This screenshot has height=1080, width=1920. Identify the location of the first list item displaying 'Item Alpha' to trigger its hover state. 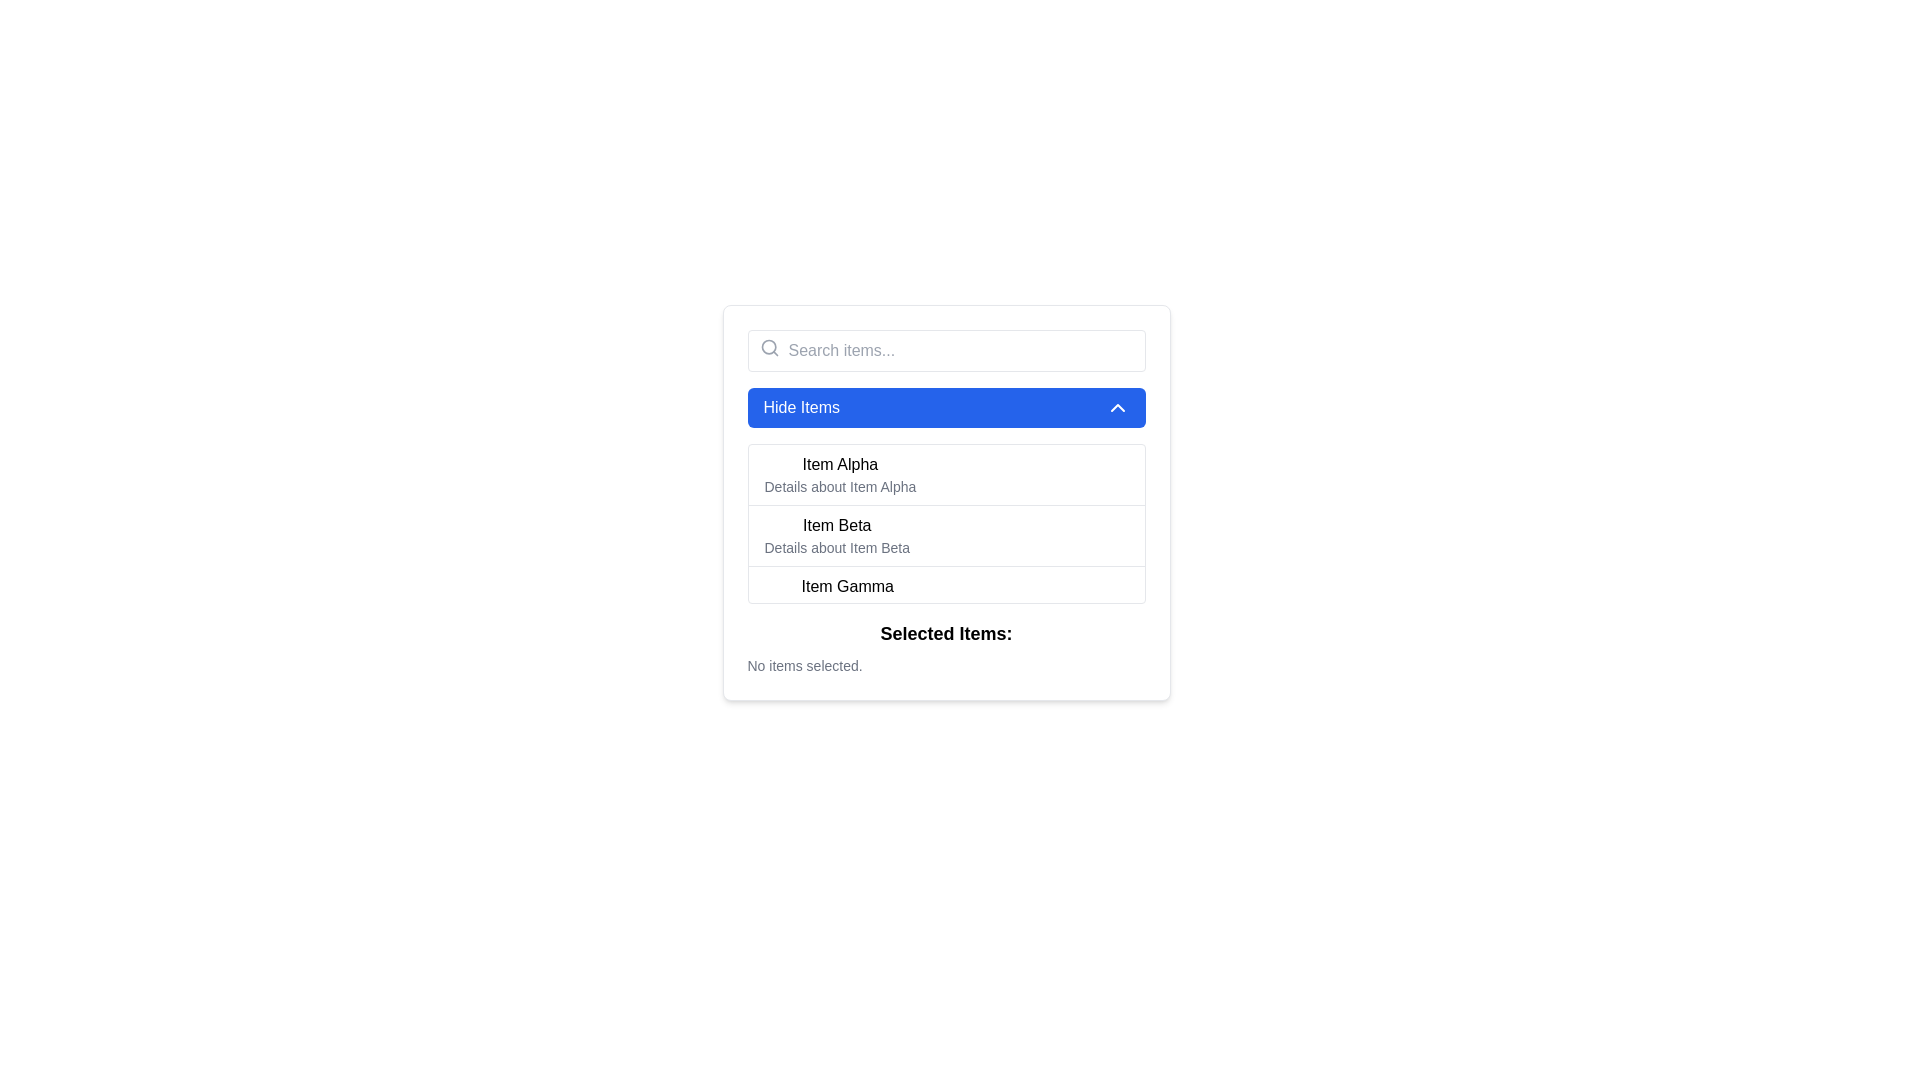
(945, 474).